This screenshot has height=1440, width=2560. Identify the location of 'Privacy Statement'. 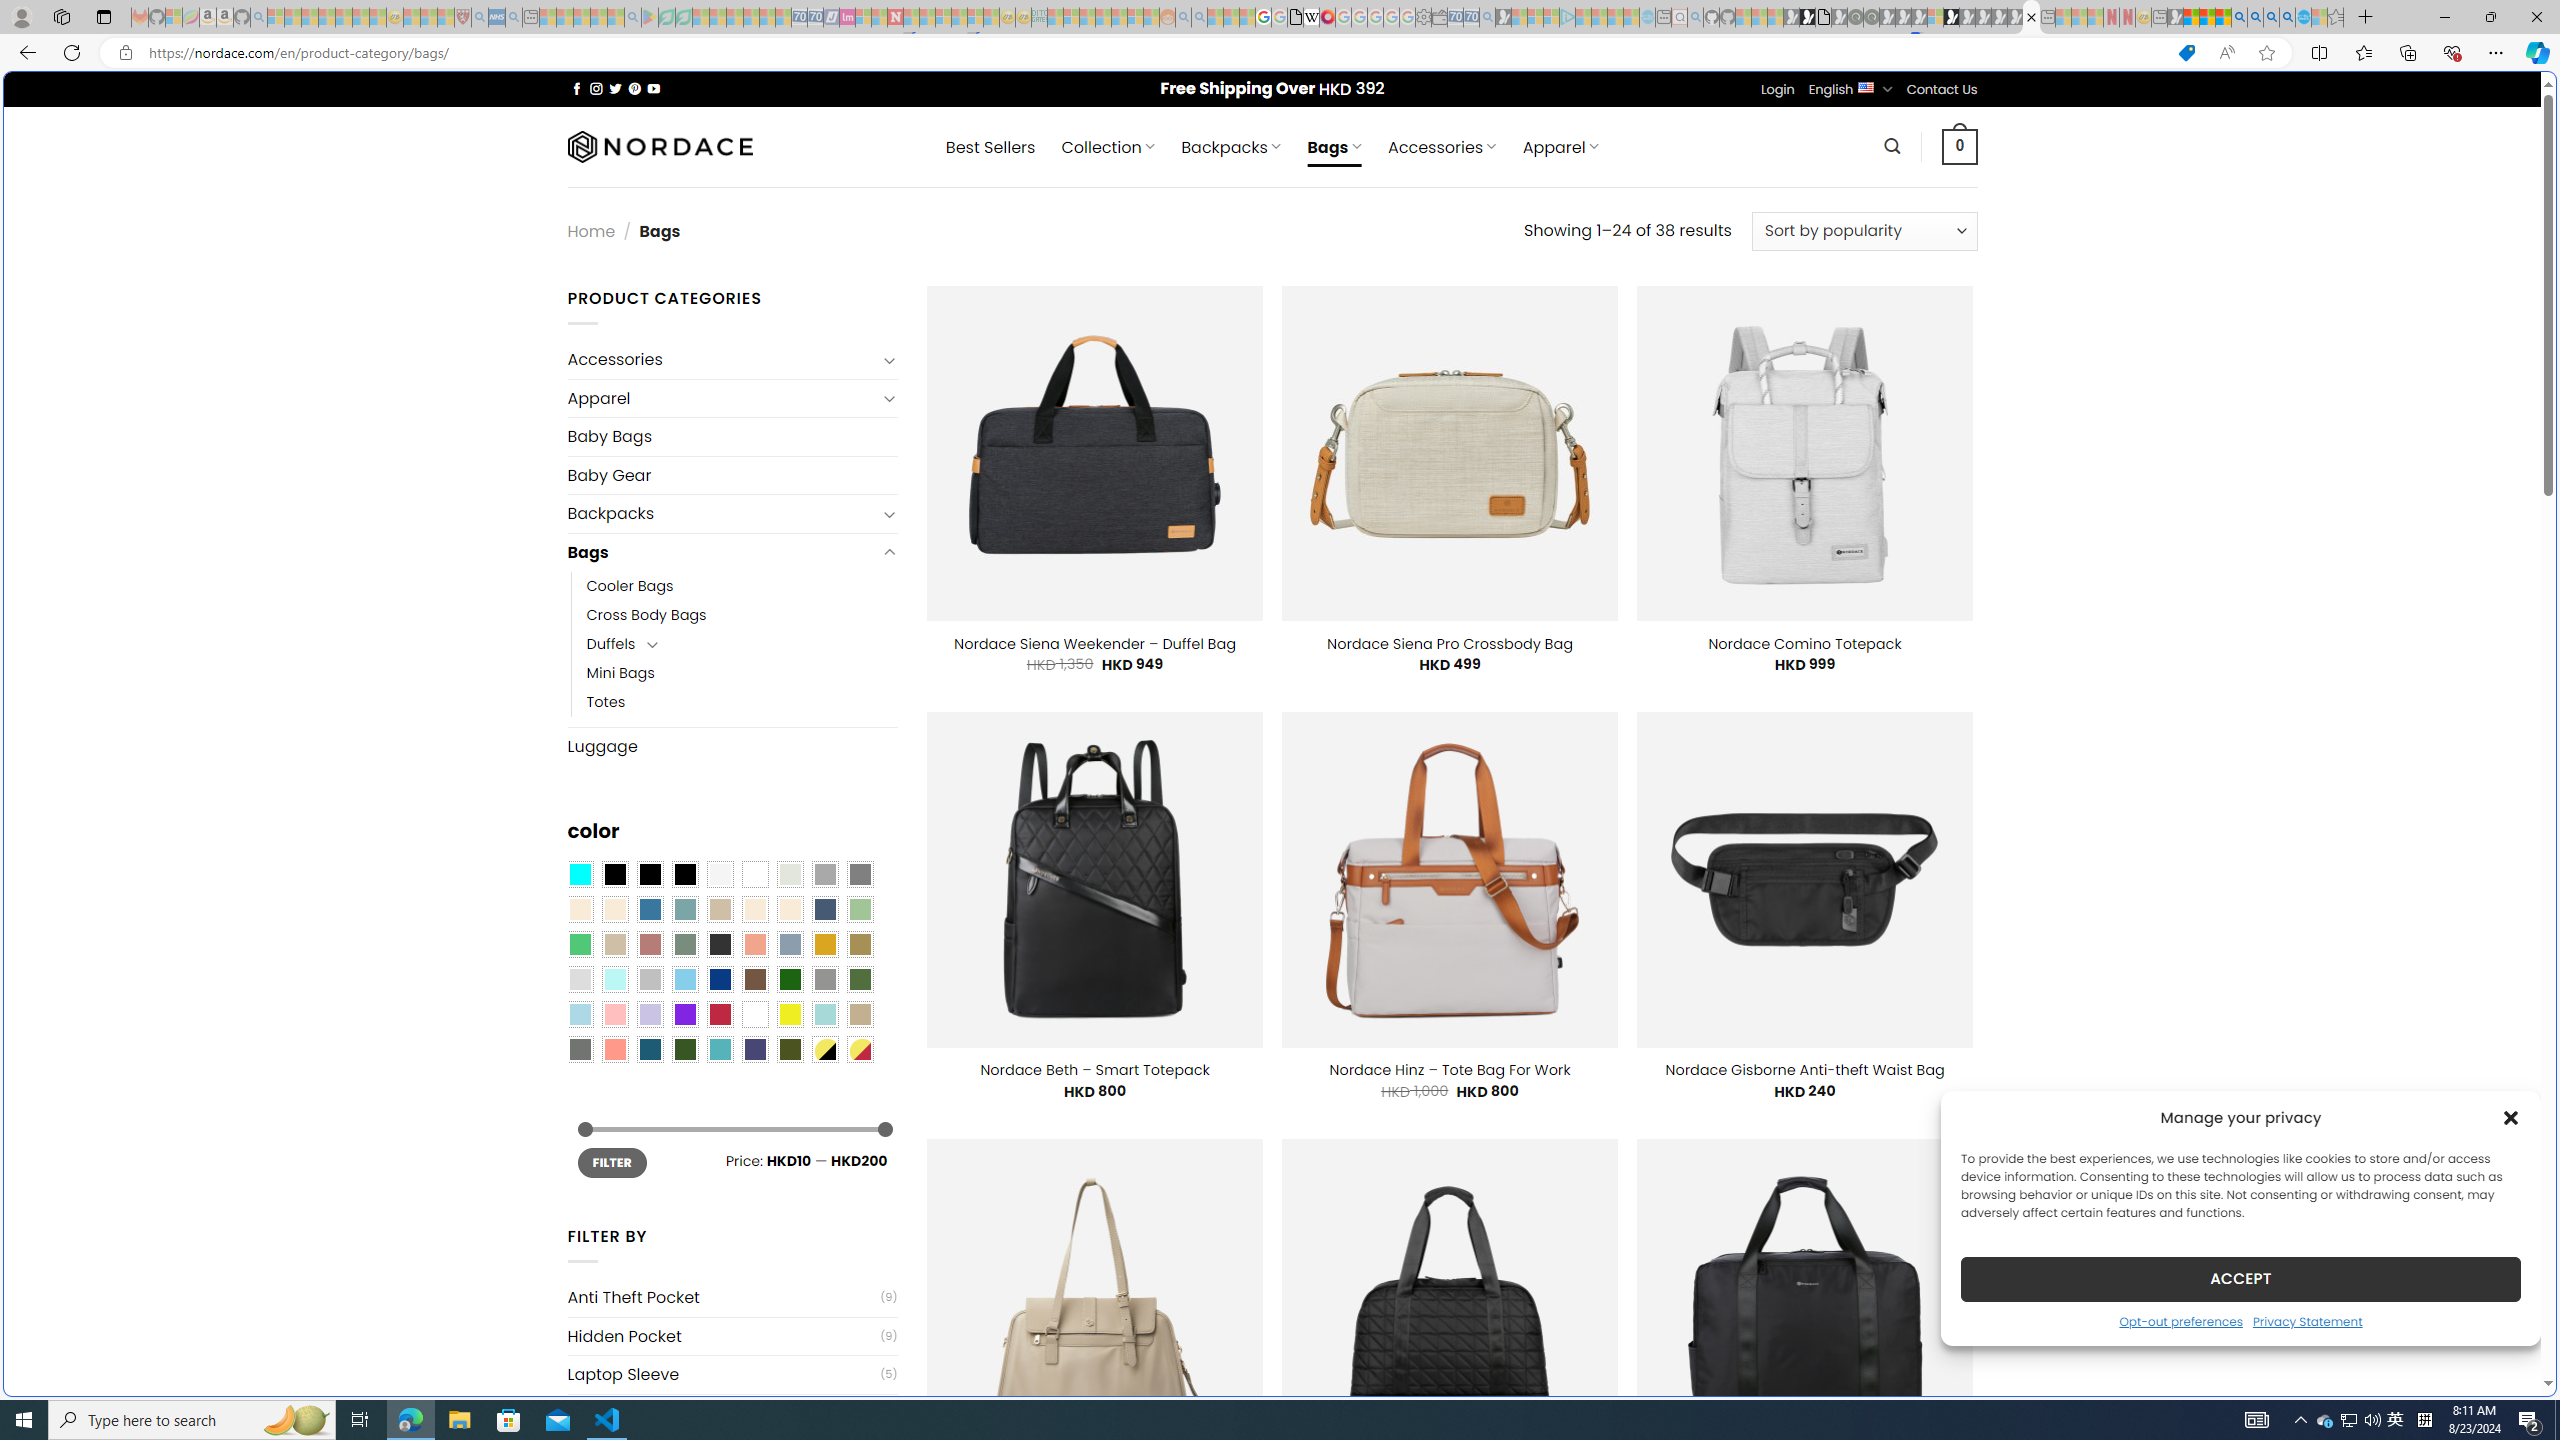
(2307, 1320).